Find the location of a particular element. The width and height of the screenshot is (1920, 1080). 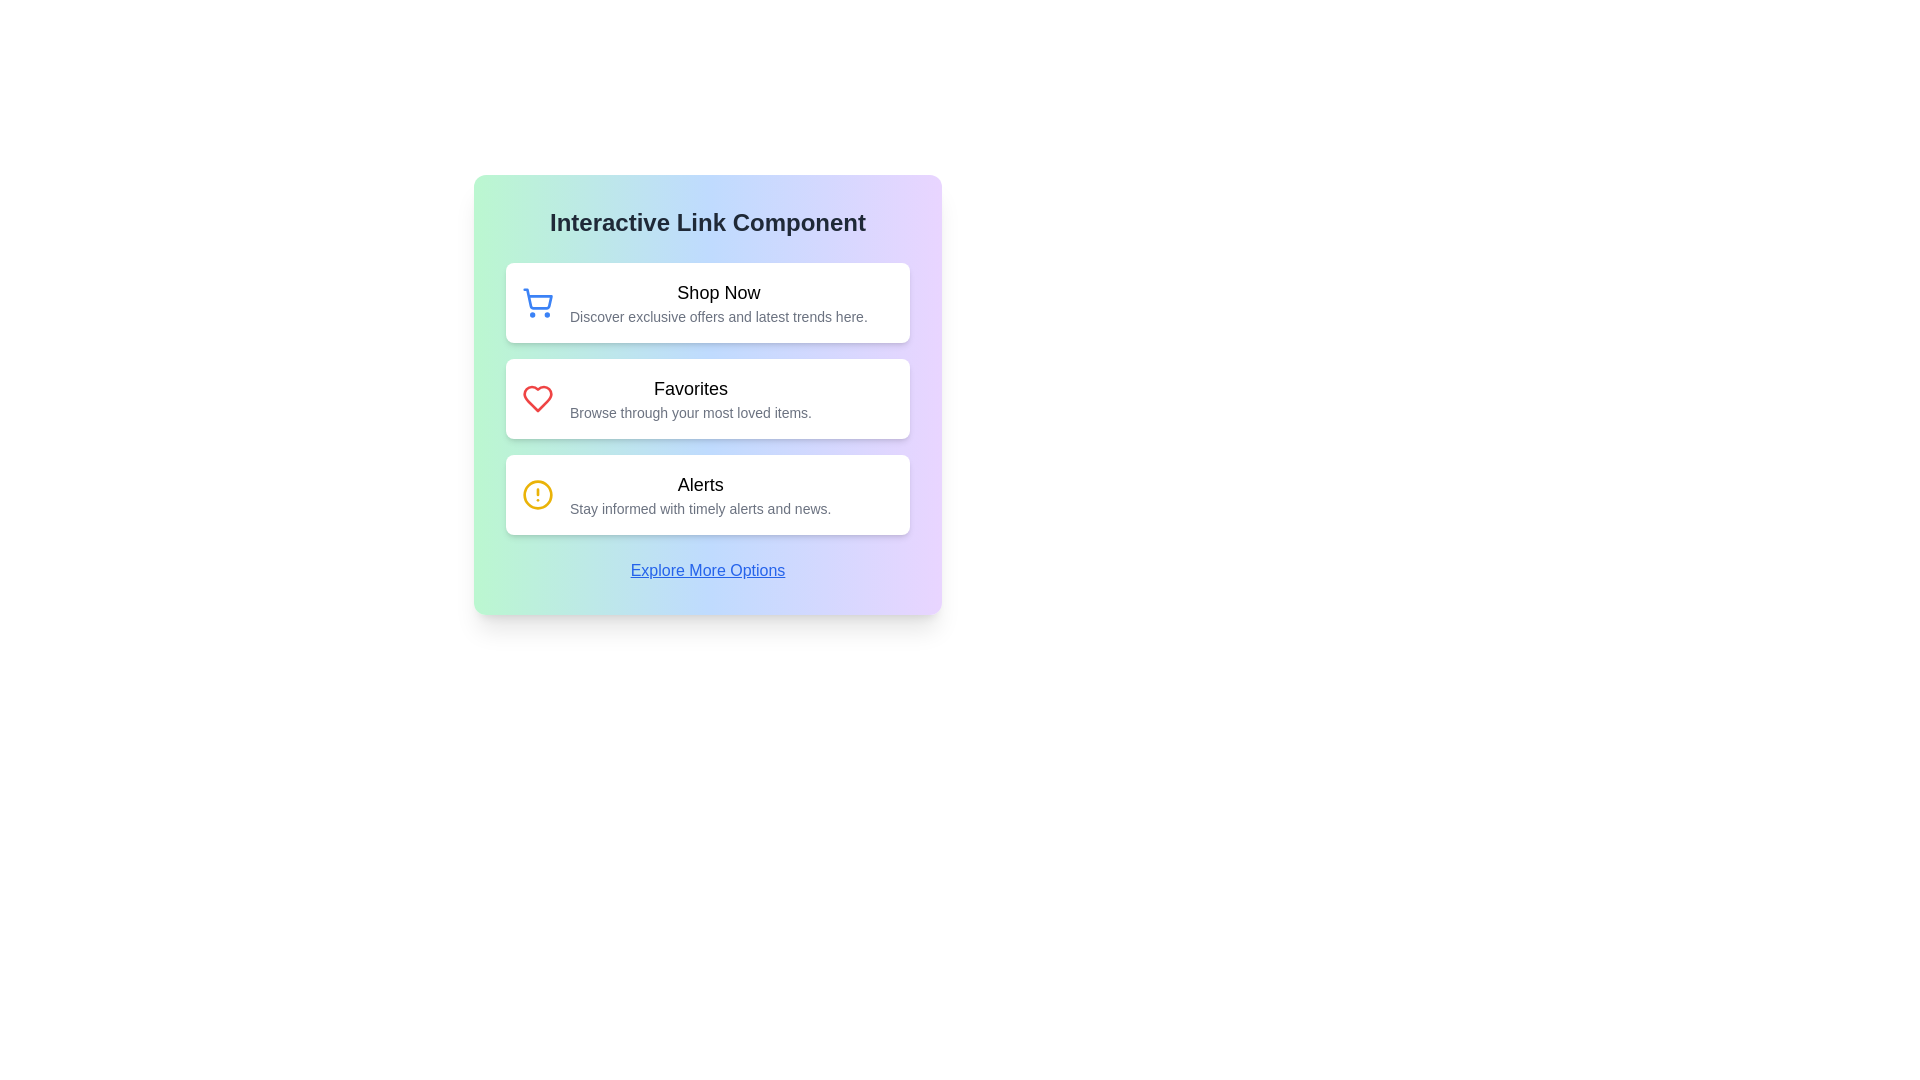

the heart icon representing favorites, located to the left of the 'Favorites' text label in the second option row is located at coordinates (537, 398).